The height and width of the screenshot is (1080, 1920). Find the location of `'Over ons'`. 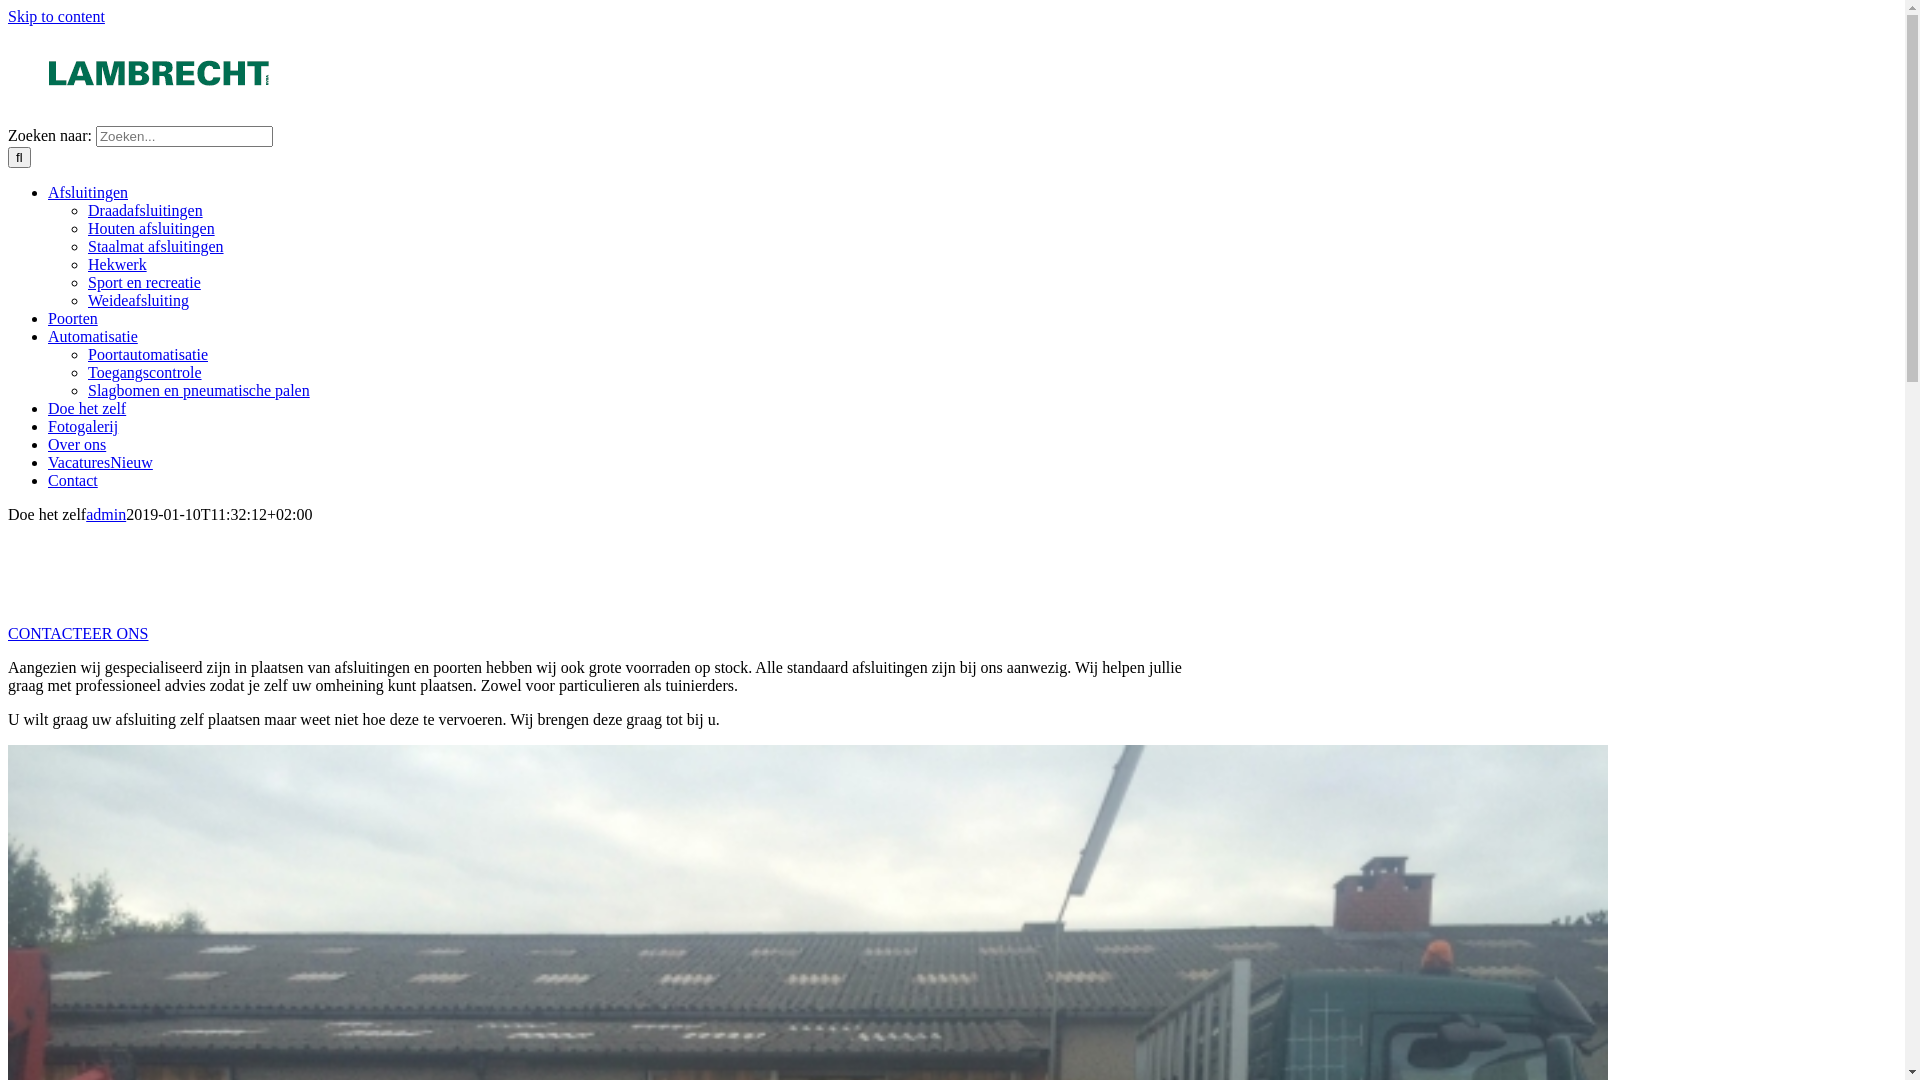

'Over ons' is located at coordinates (48, 443).